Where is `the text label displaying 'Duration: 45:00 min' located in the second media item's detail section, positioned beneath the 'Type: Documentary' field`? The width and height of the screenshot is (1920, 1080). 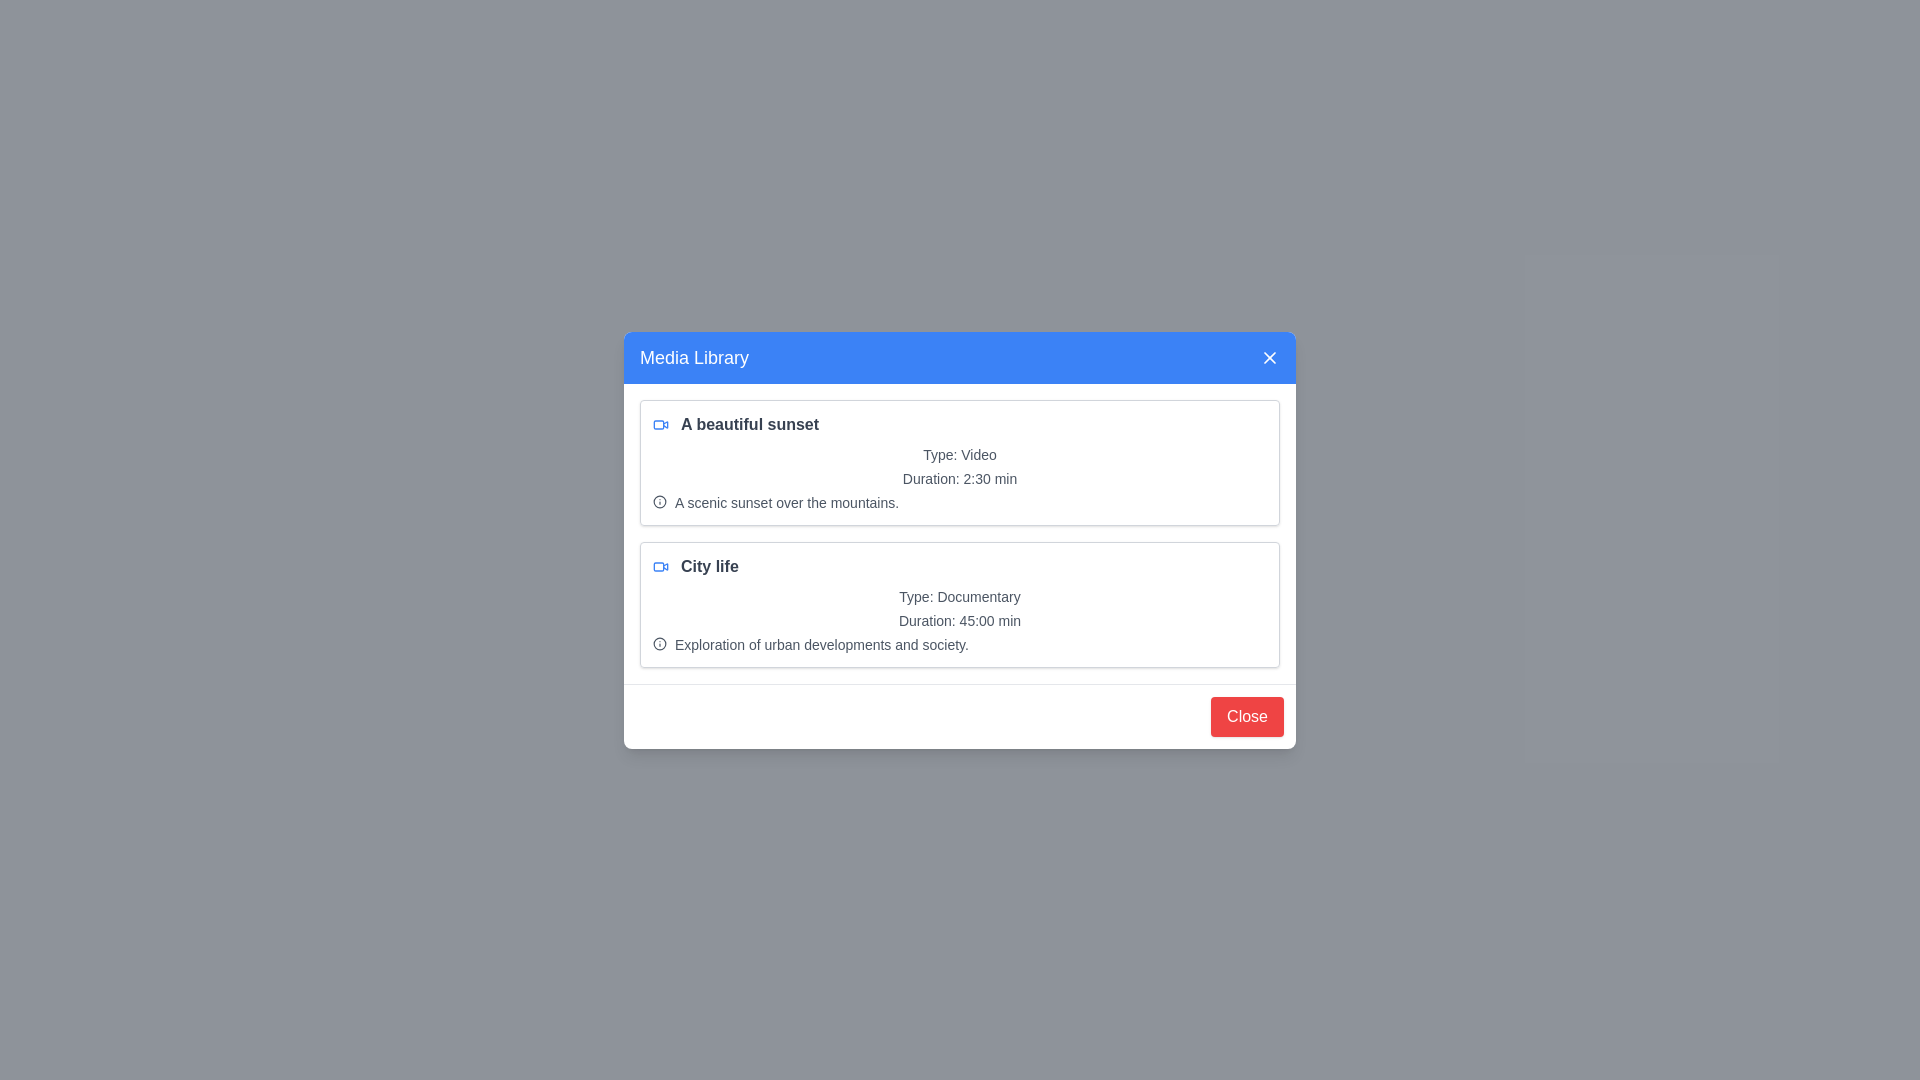
the text label displaying 'Duration: 45:00 min' located in the second media item's detail section, positioned beneath the 'Type: Documentary' field is located at coordinates (960, 619).